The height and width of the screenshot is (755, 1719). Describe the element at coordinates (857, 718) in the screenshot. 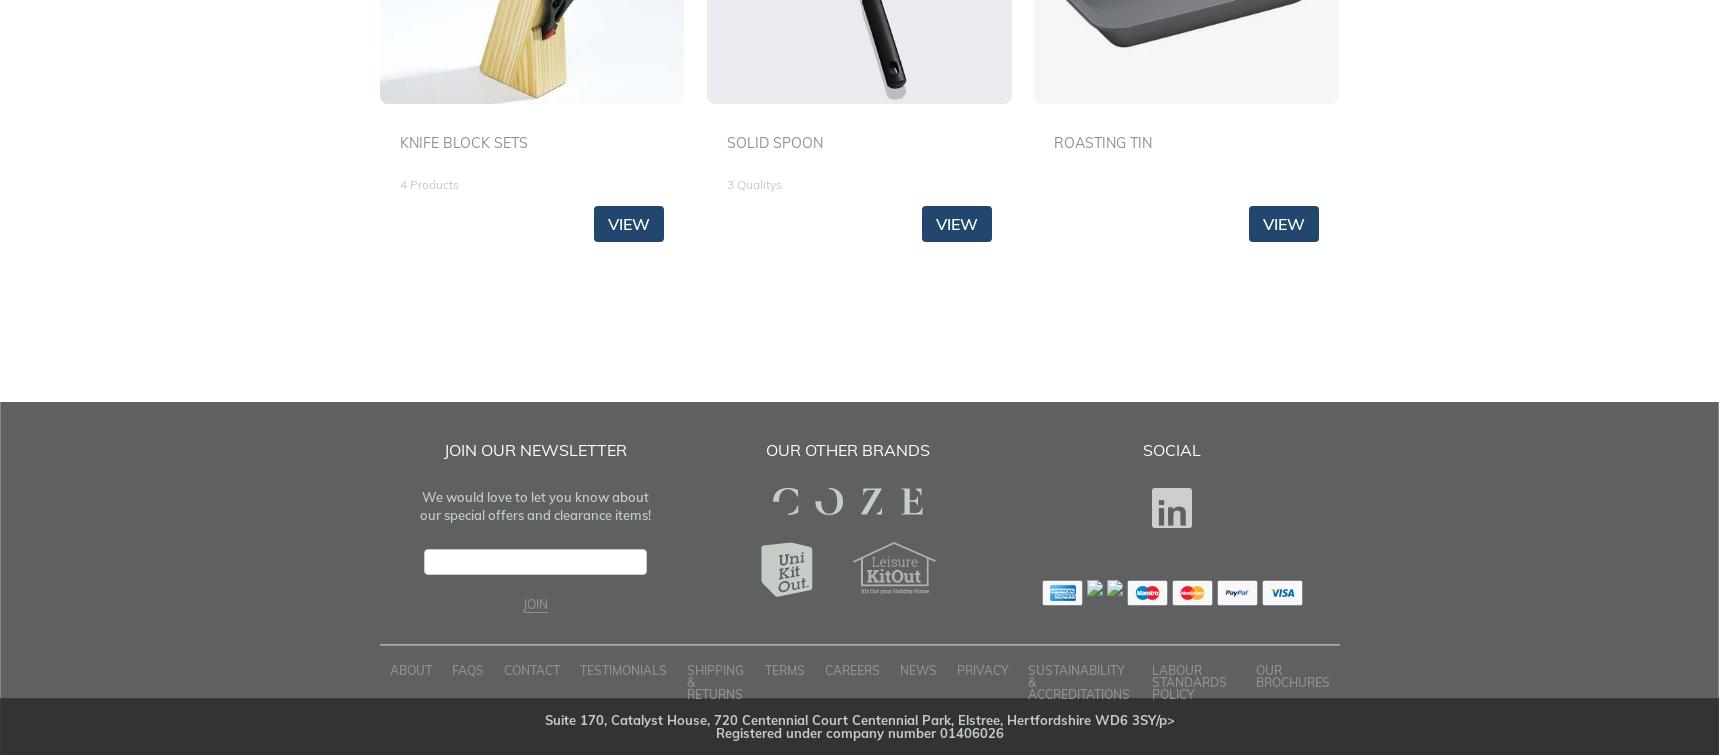

I see `'Suite 170, Catalyst House, 720 Centennial Court ​Centennial Park, Elstree, Hertfordshire WD6 3SY/p>'` at that location.